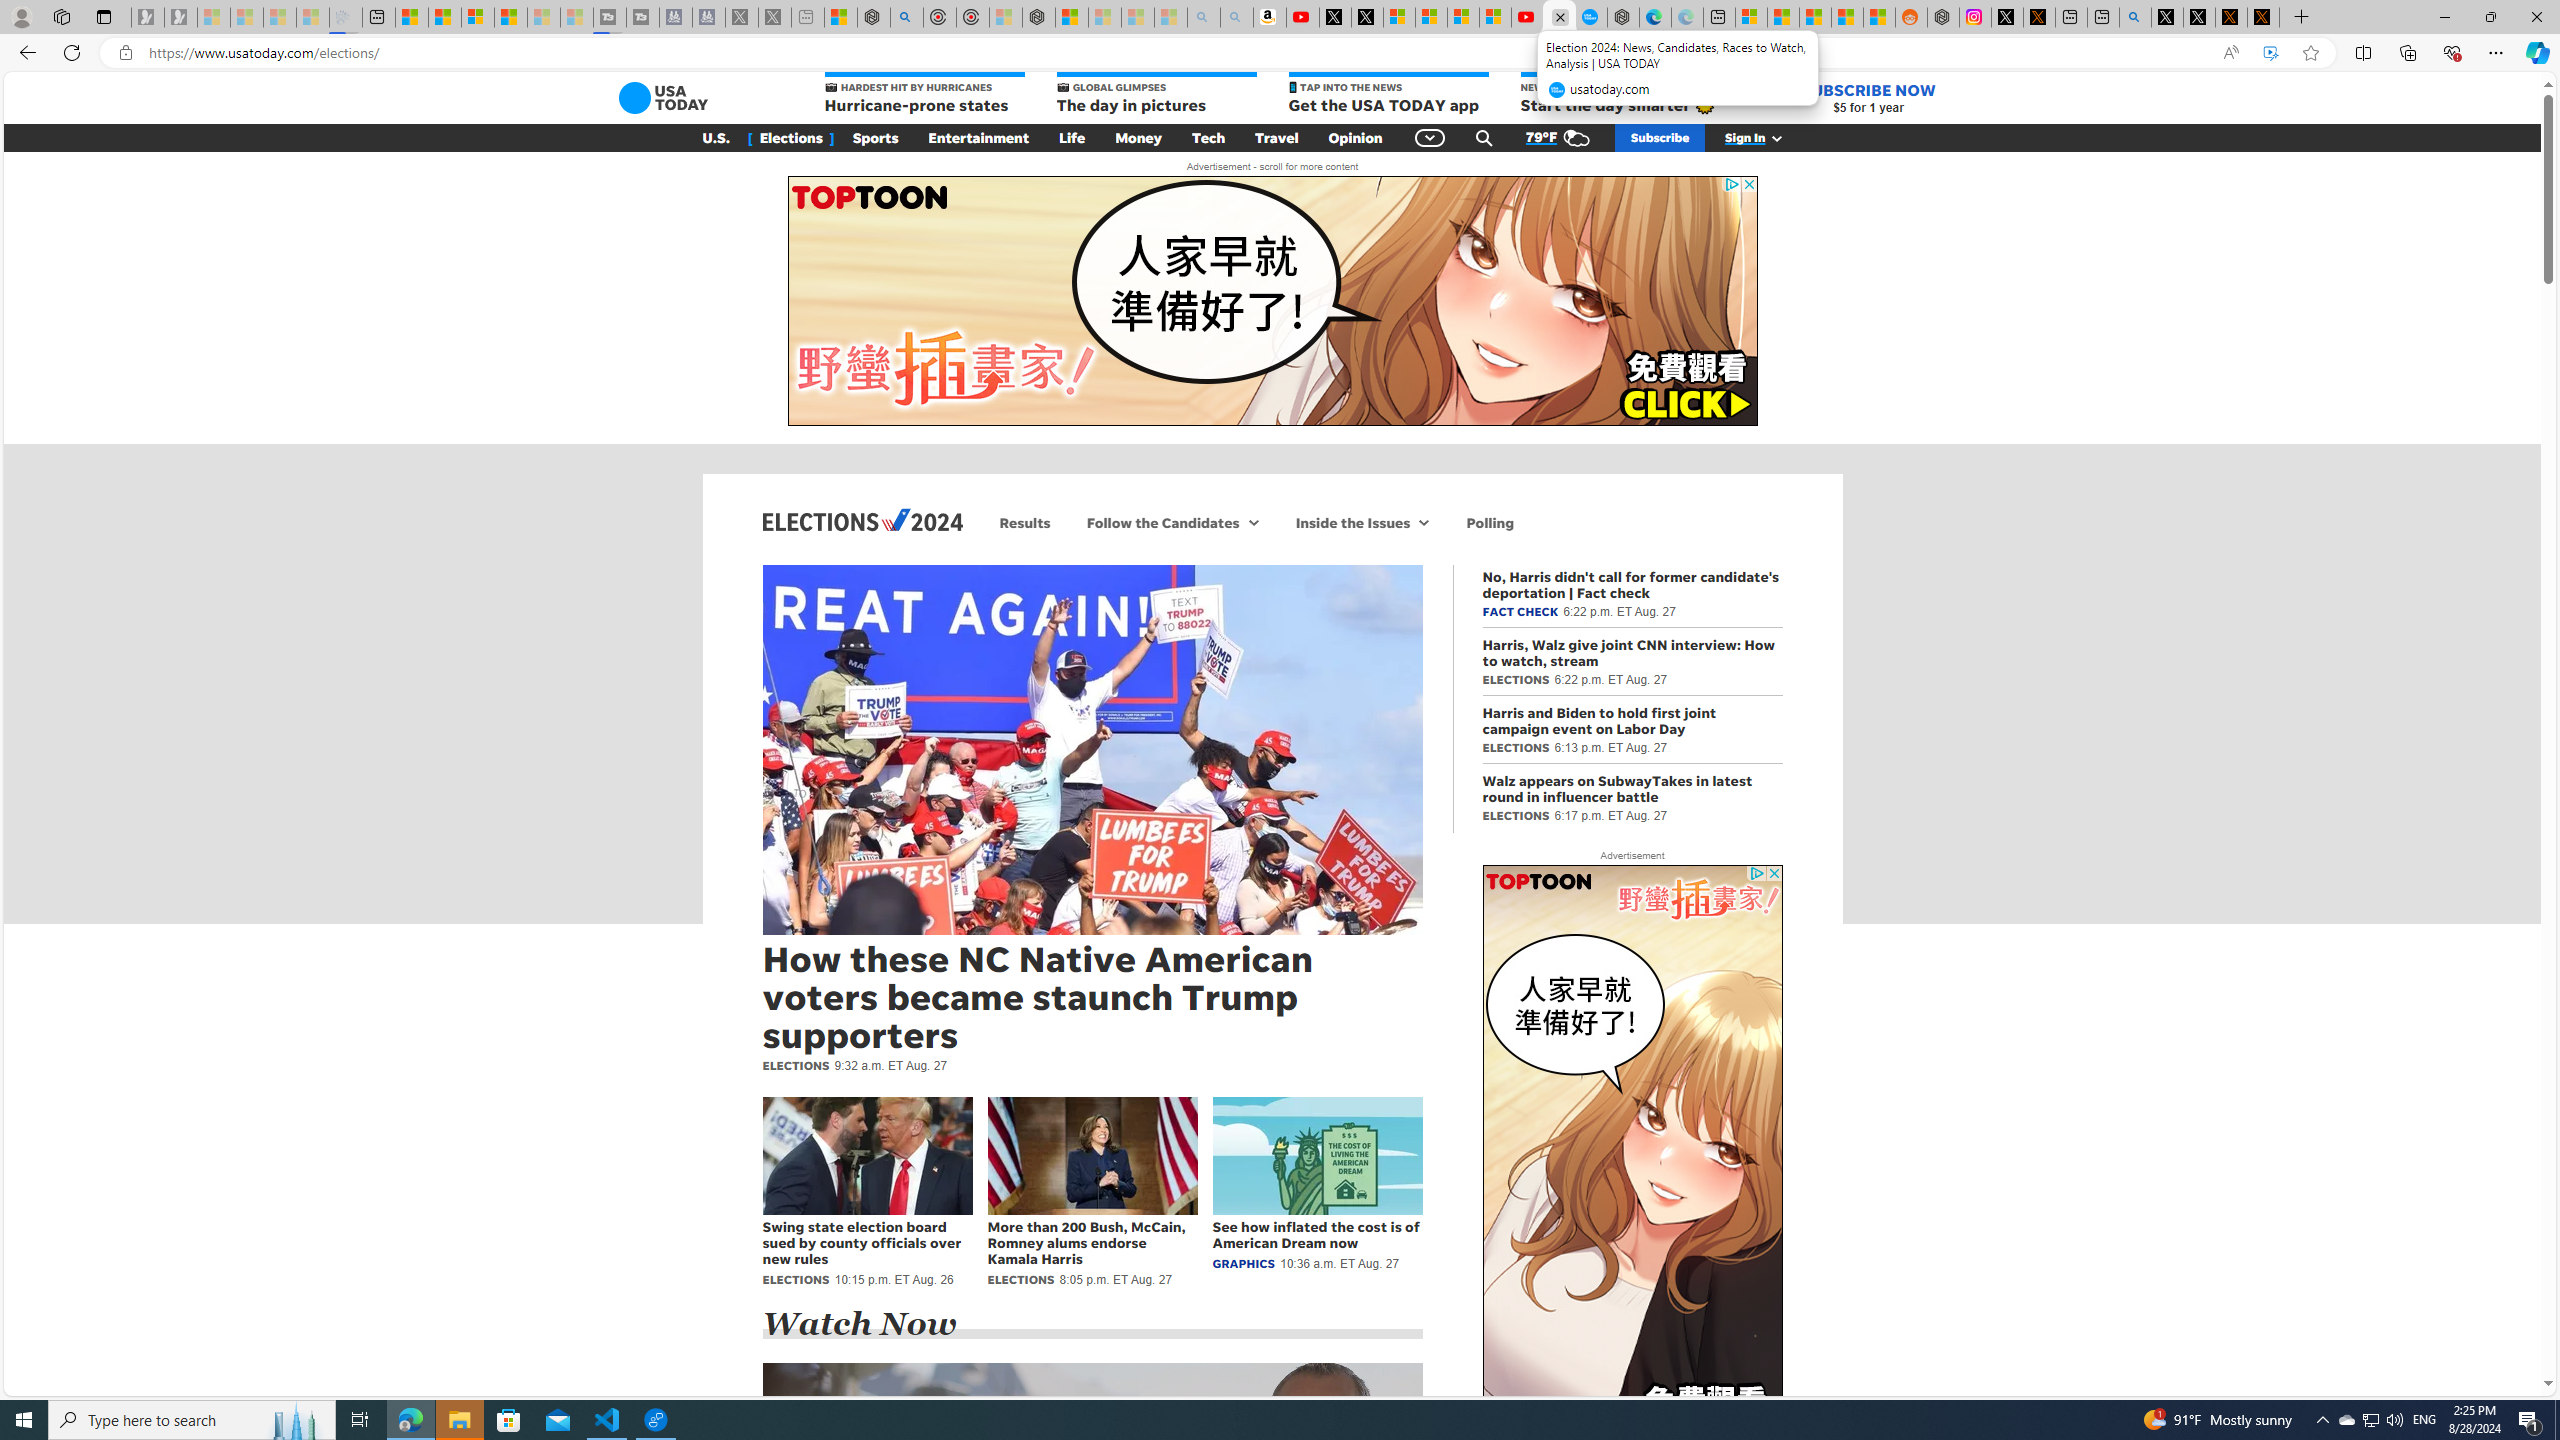  What do you see at coordinates (861, 518) in the screenshot?
I see `'Elections 2024'` at bounding box center [861, 518].